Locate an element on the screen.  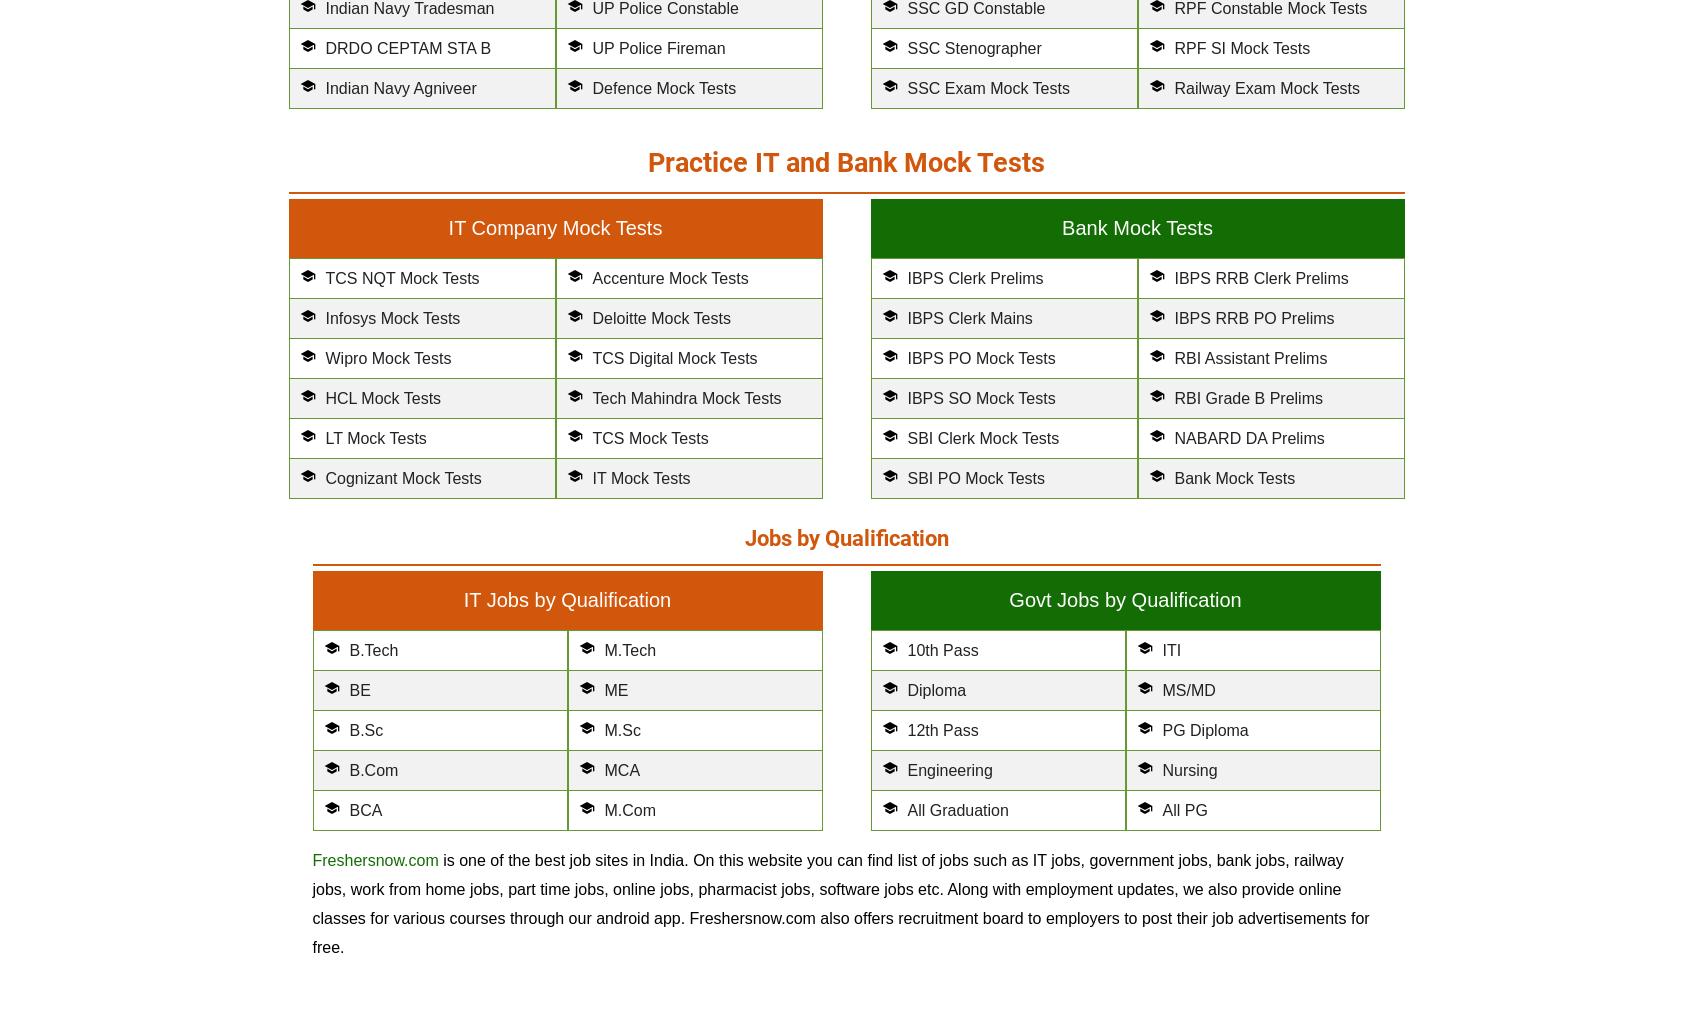
'Govt Jobs by Qualification' is located at coordinates (1124, 598).